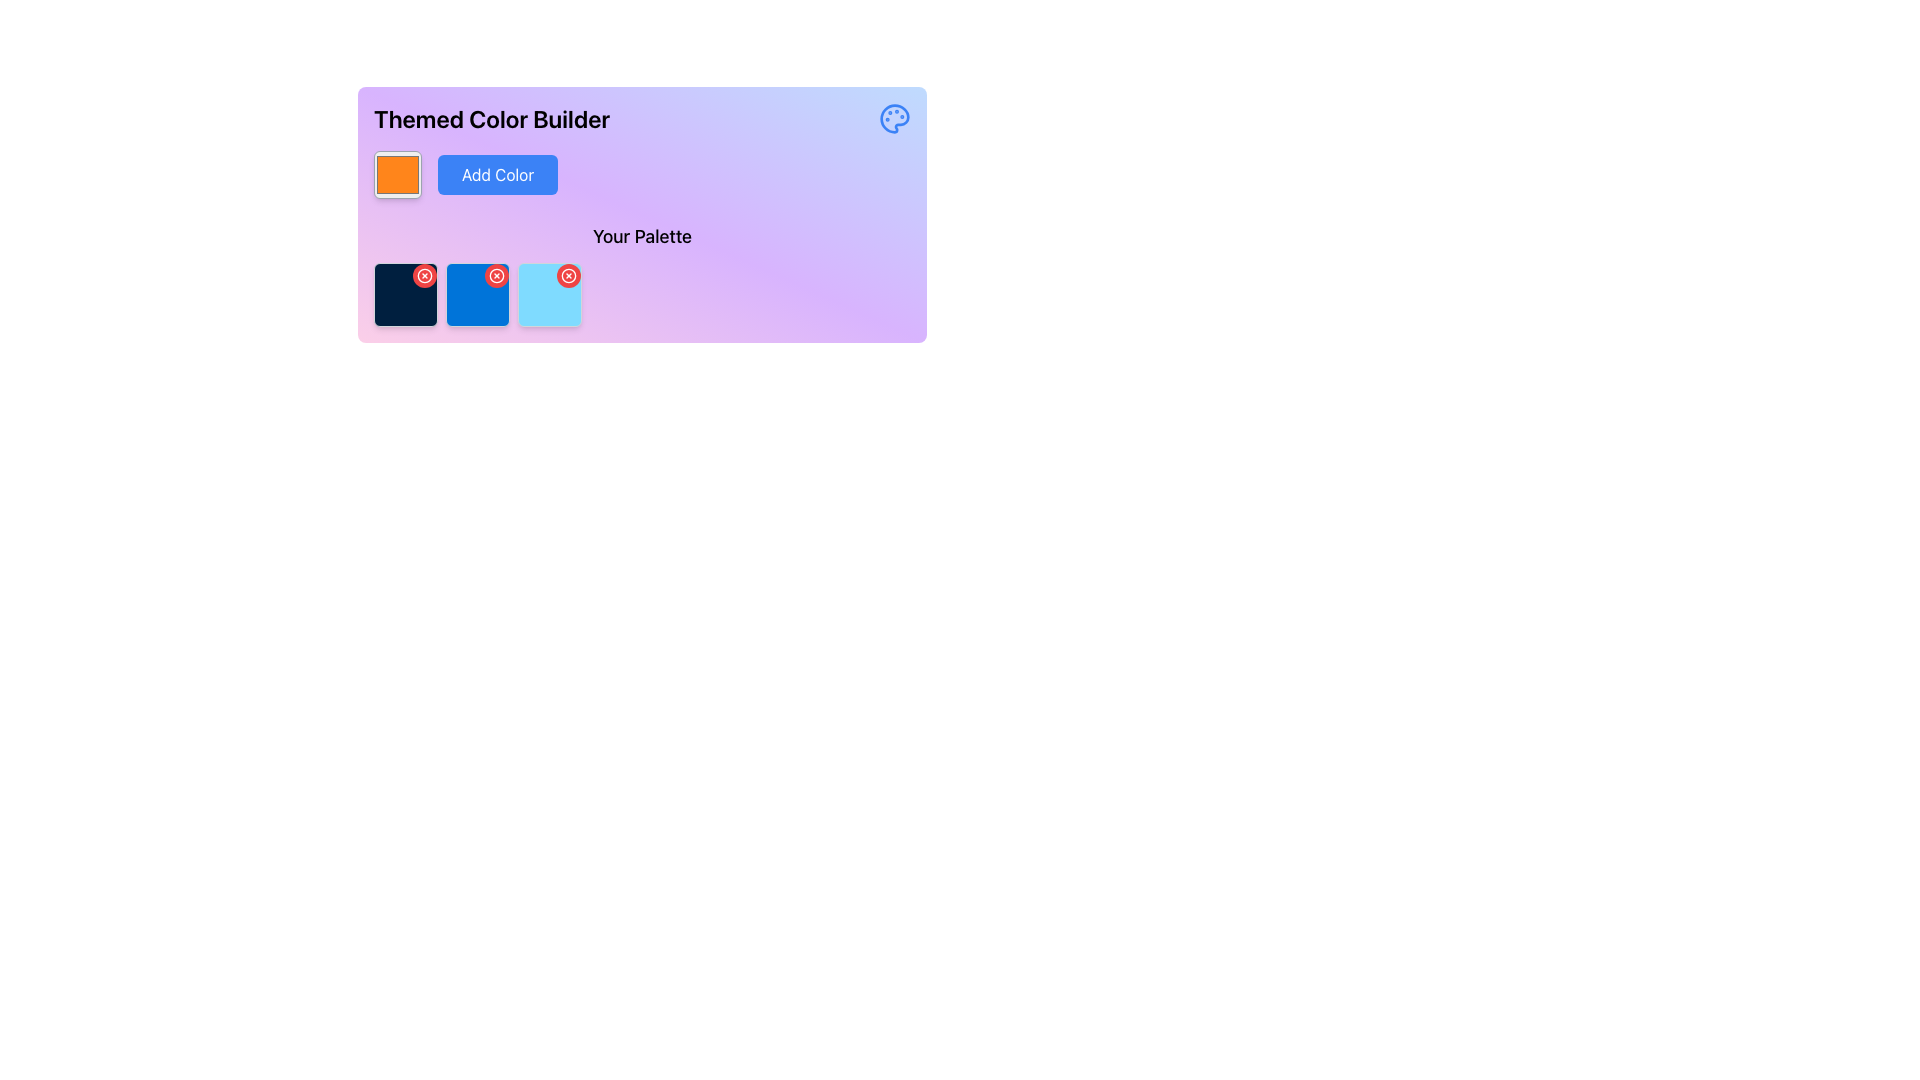 Image resolution: width=1920 pixels, height=1080 pixels. I want to click on the red circular button at the top-right corner of the third color tile in the color palette, so click(550, 294).